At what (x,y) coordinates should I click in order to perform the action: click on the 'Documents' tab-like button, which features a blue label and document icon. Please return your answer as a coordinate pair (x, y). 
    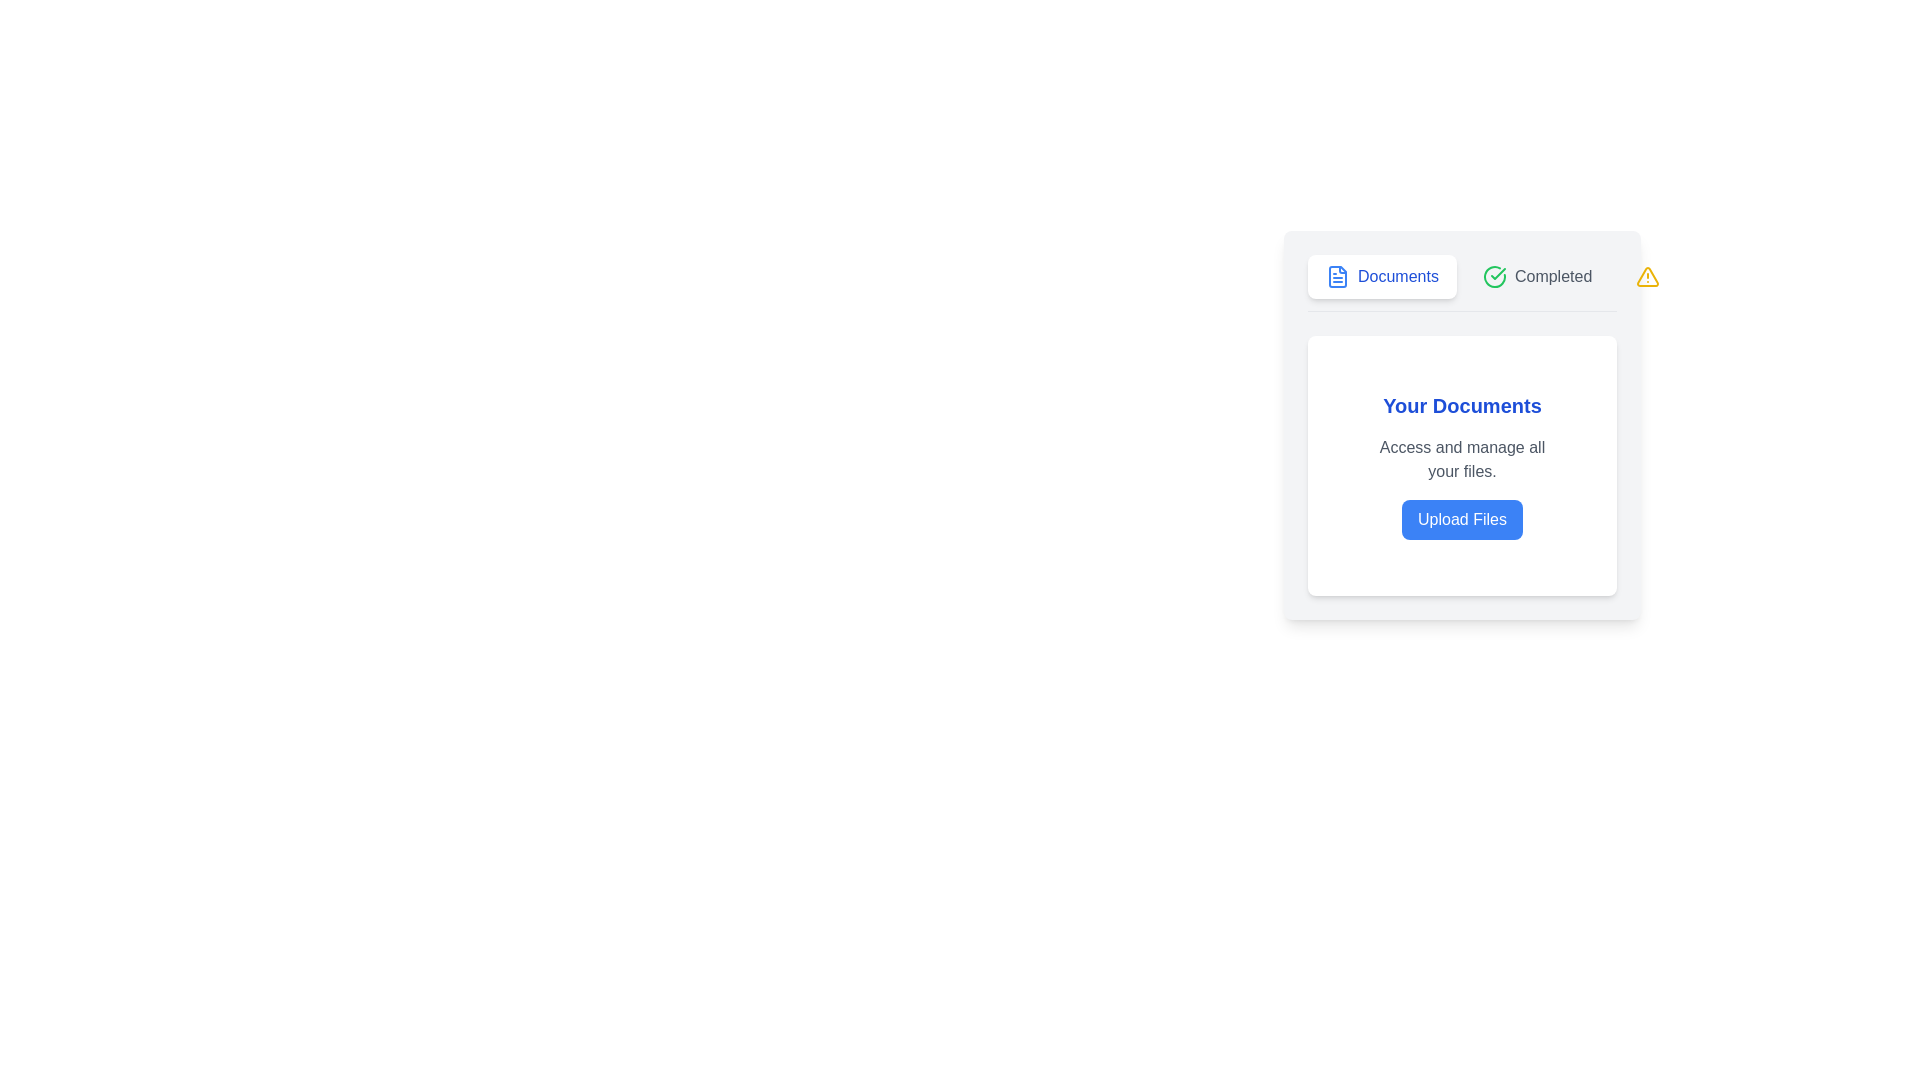
    Looking at the image, I should click on (1381, 277).